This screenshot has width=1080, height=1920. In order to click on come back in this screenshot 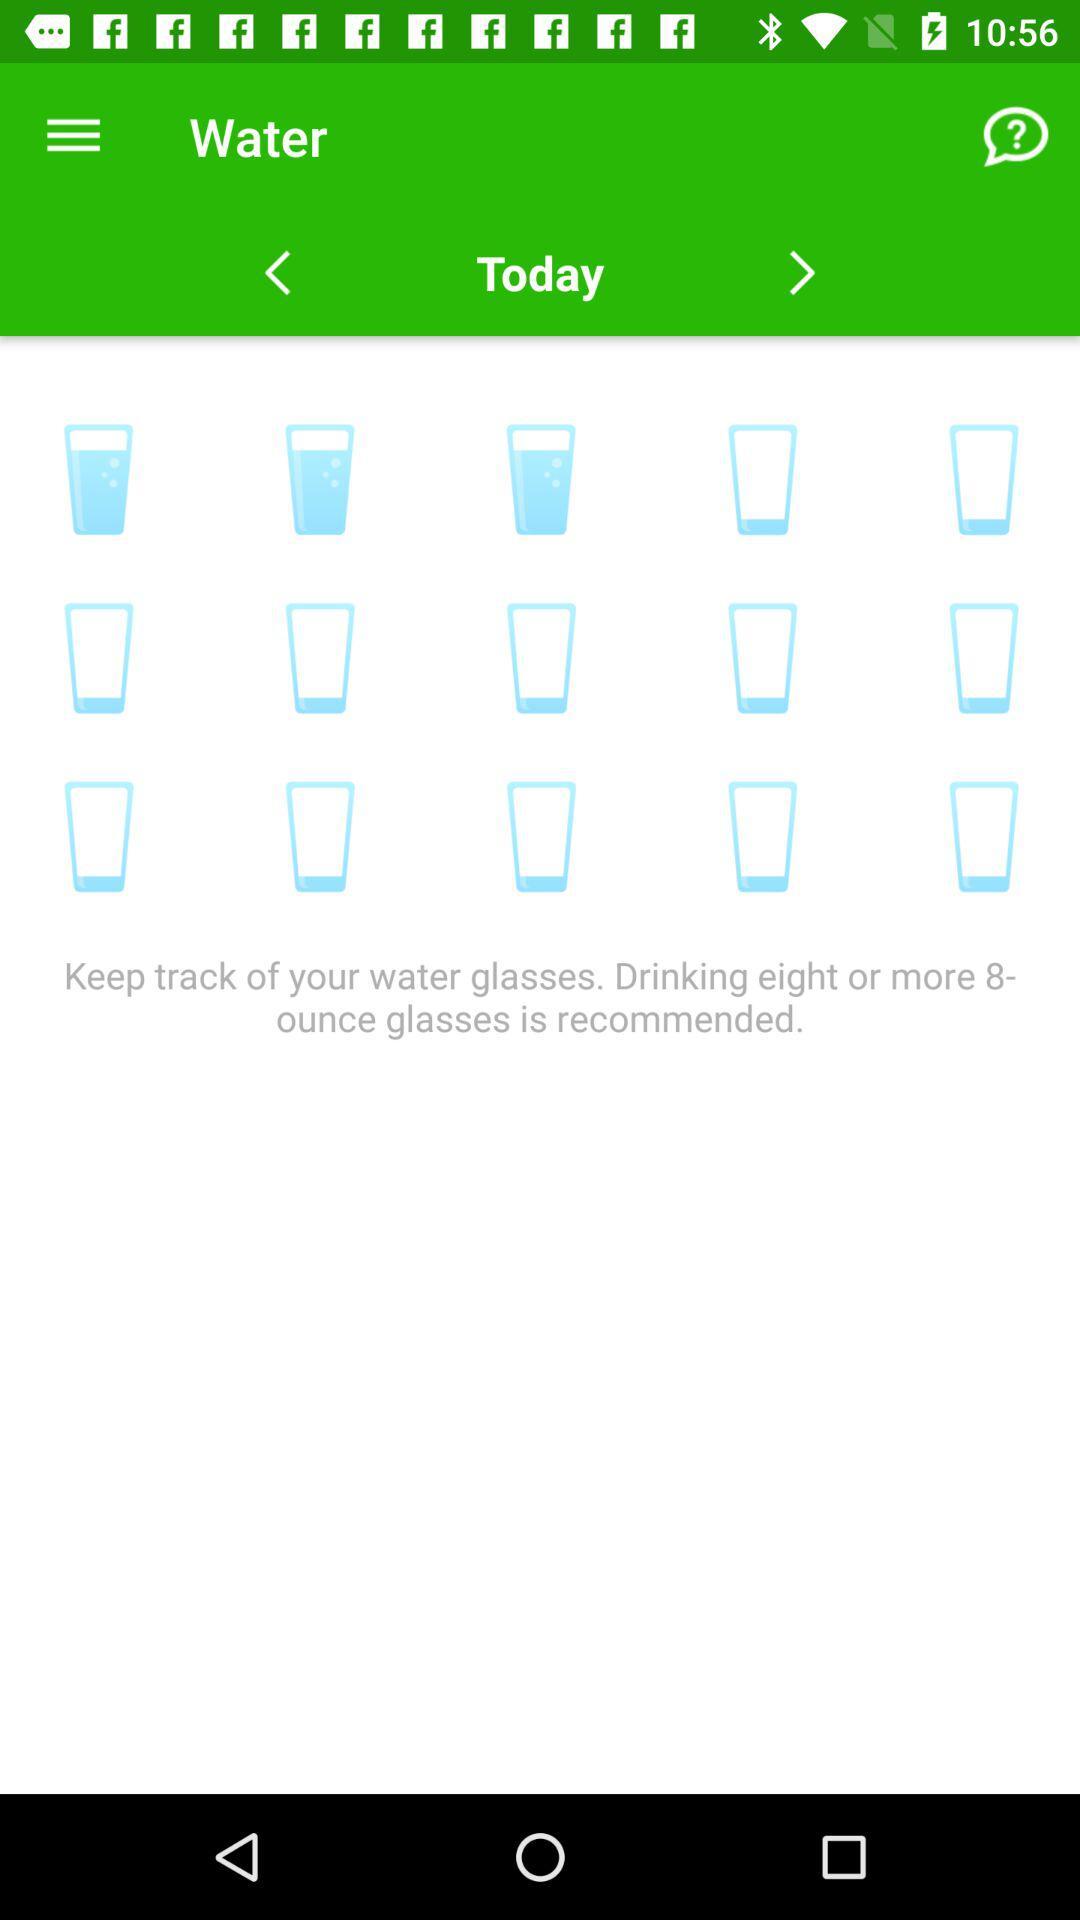, I will do `click(801, 272)`.